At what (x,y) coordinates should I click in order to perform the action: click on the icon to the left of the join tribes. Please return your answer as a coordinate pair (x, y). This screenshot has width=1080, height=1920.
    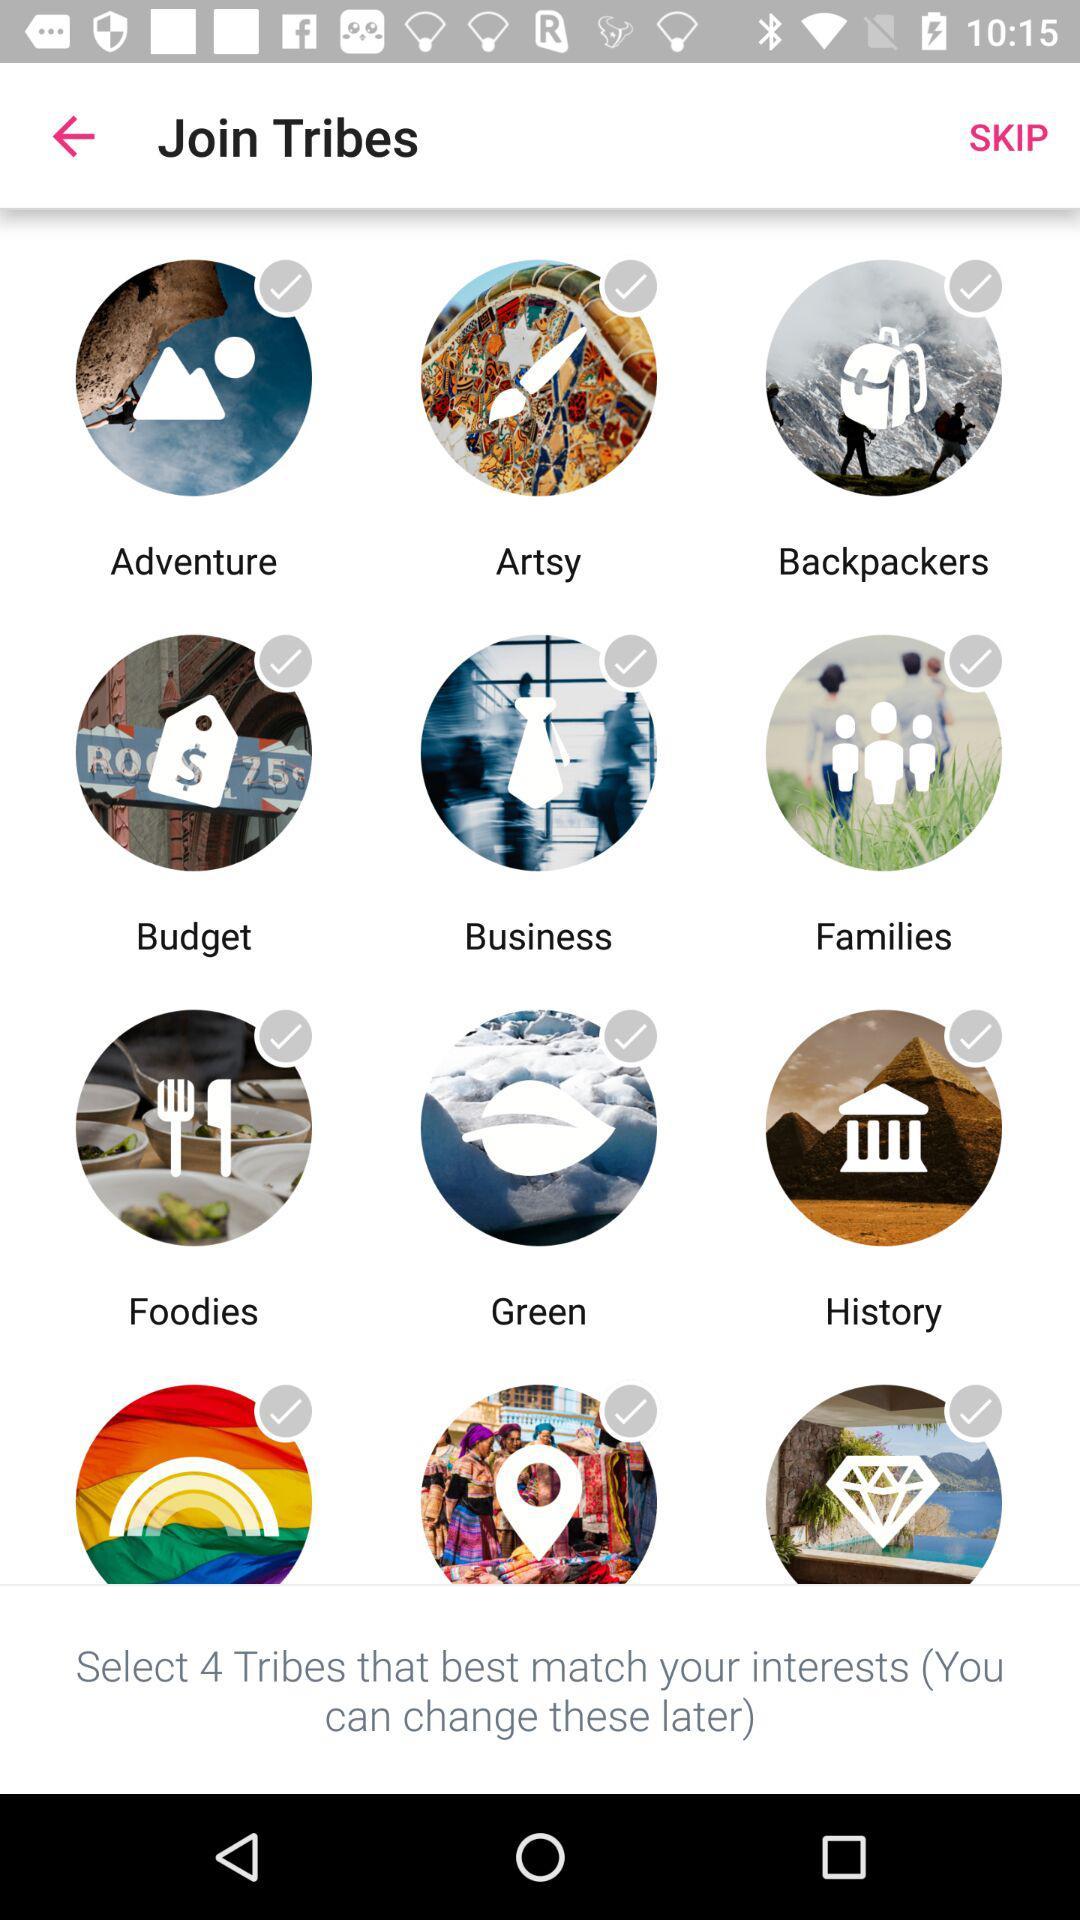
    Looking at the image, I should click on (72, 135).